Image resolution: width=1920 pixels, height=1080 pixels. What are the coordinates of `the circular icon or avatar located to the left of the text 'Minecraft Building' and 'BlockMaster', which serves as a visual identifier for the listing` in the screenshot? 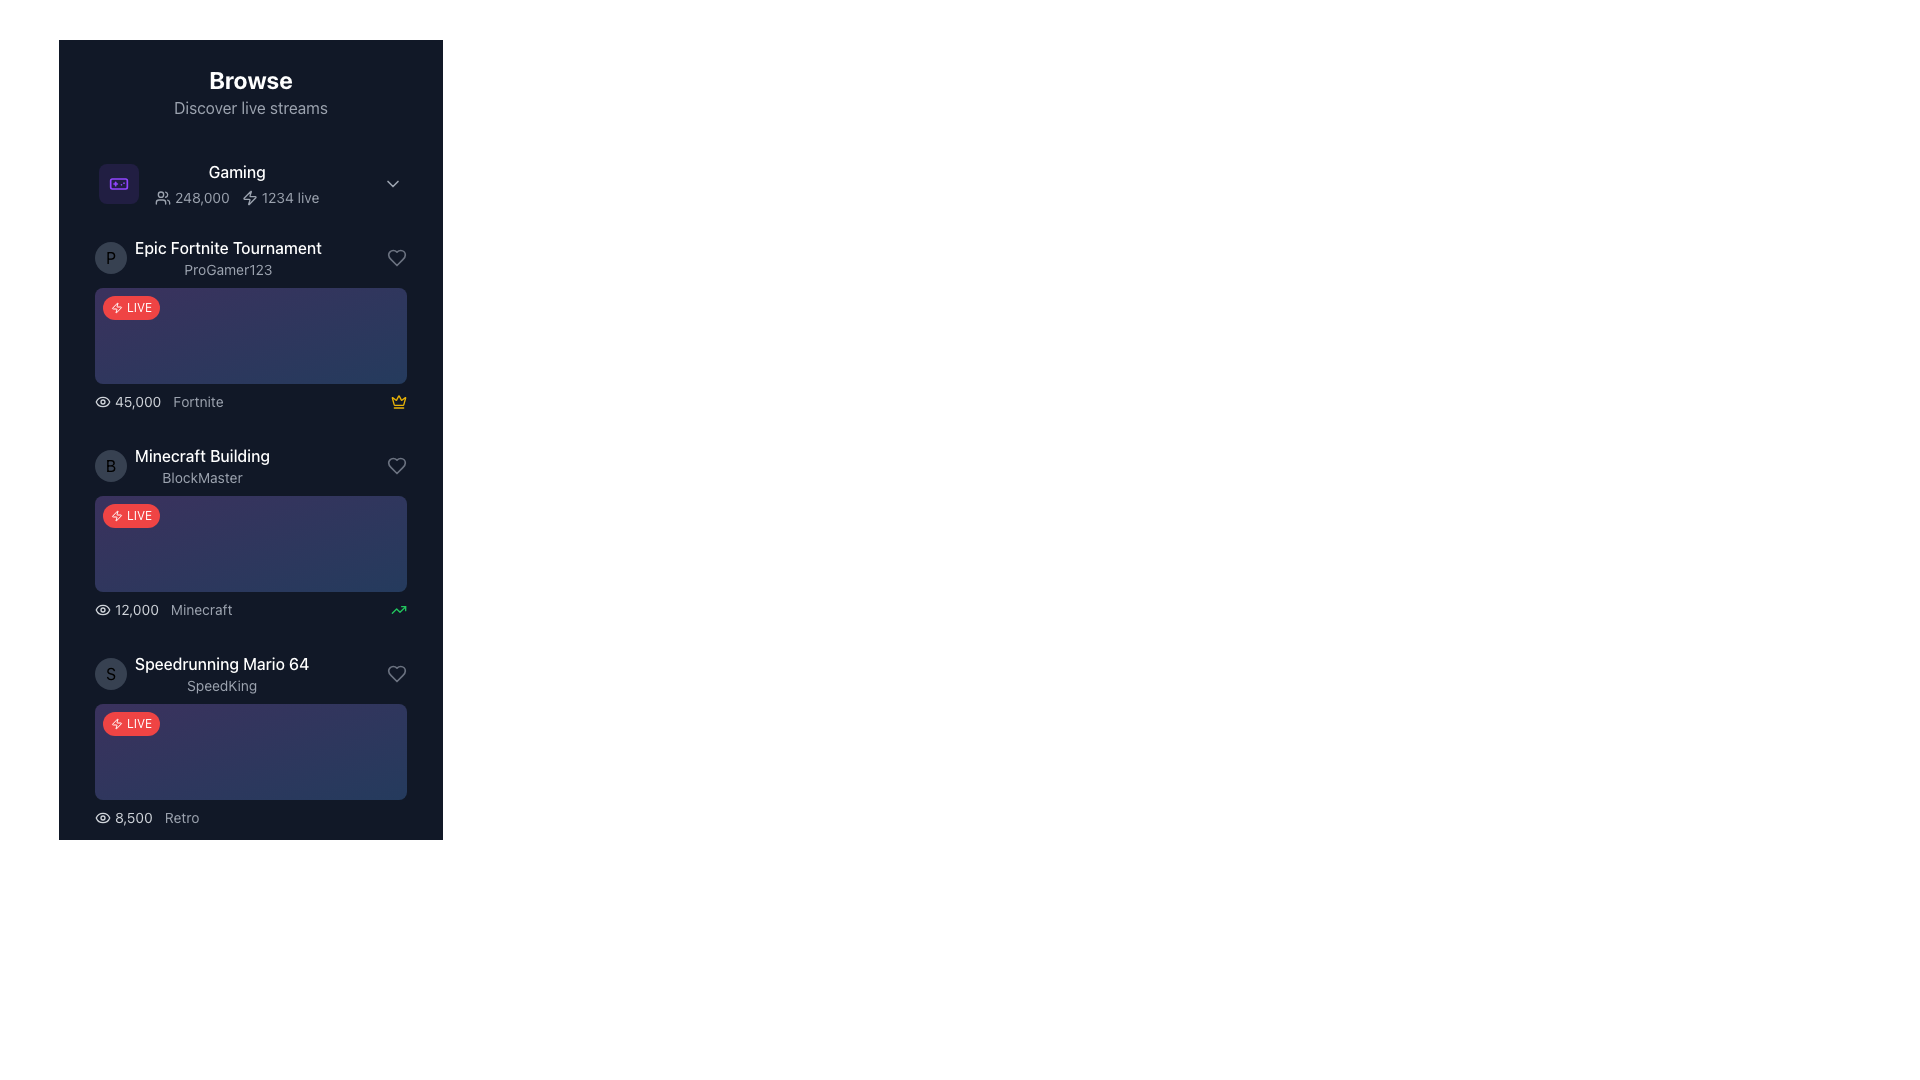 It's located at (109, 466).